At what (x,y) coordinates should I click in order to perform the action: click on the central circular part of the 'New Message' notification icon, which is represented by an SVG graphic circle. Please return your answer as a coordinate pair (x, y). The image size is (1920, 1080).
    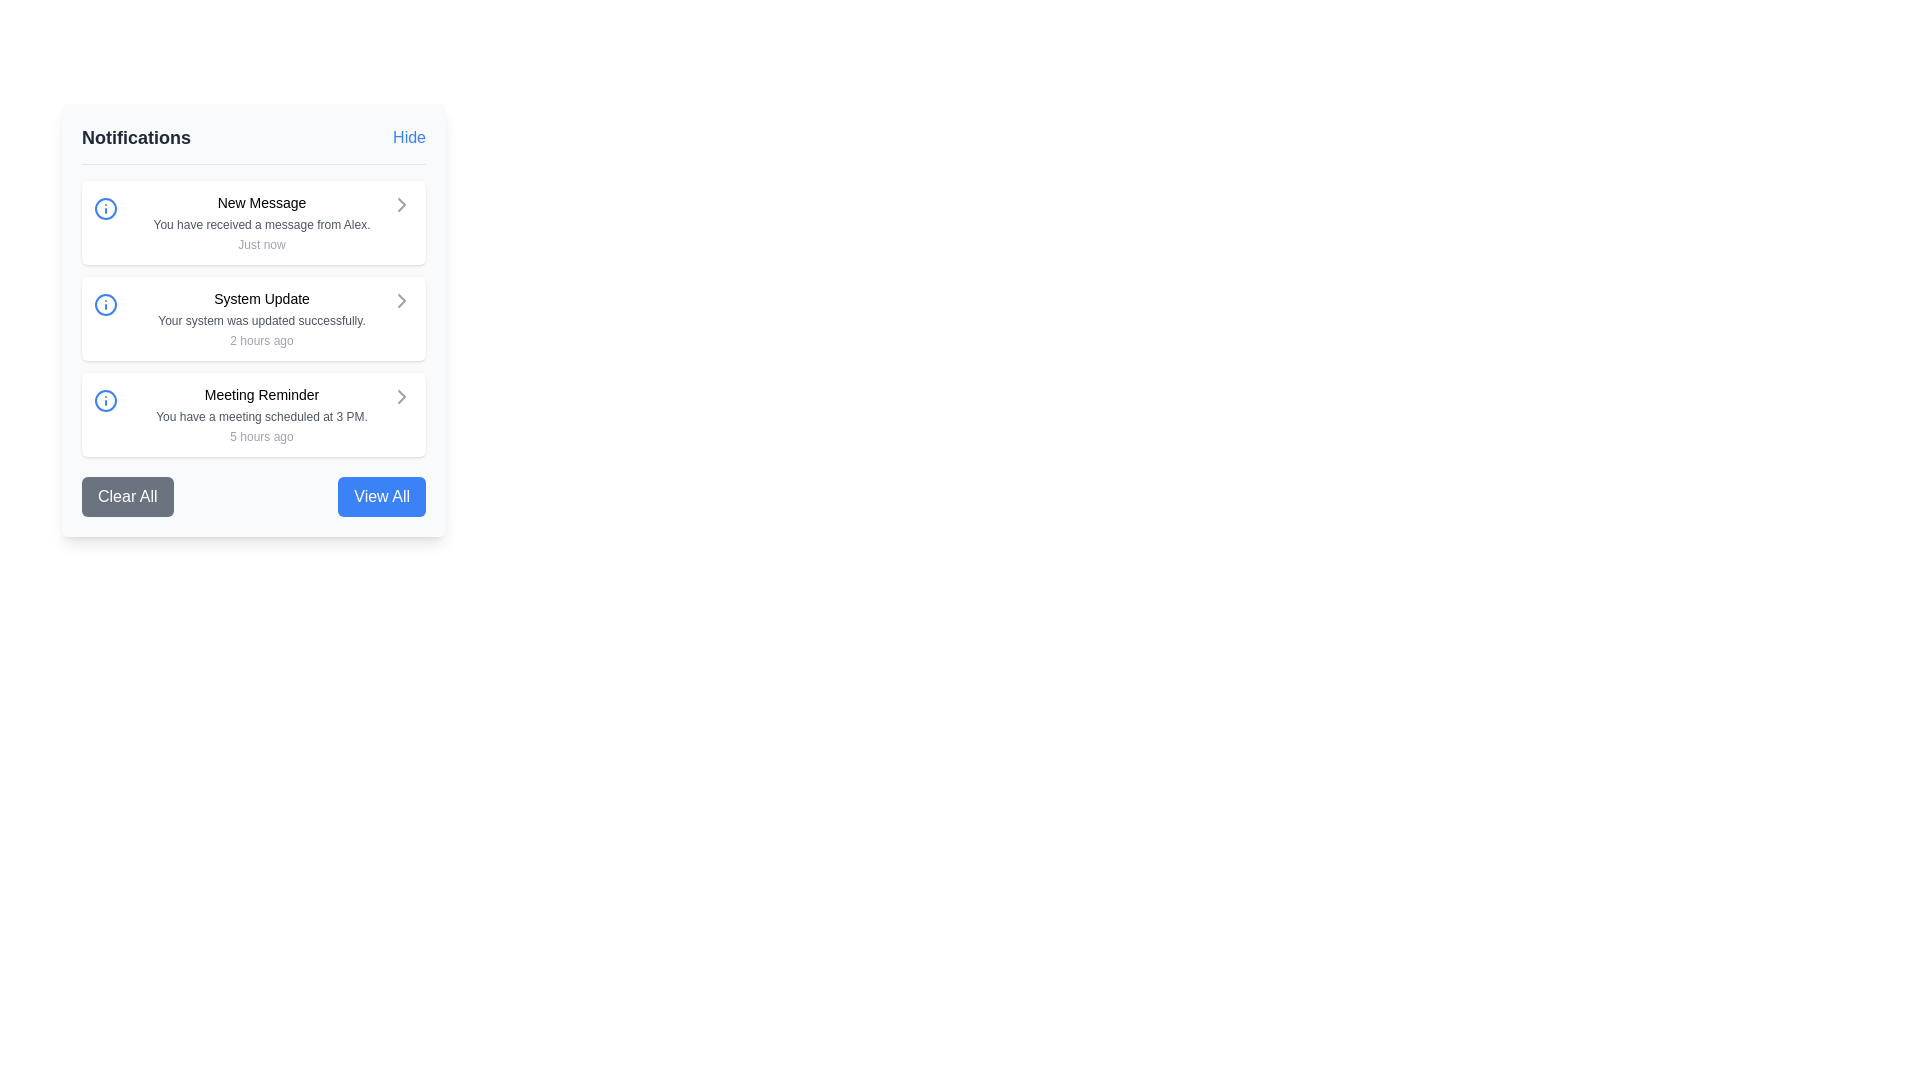
    Looking at the image, I should click on (104, 208).